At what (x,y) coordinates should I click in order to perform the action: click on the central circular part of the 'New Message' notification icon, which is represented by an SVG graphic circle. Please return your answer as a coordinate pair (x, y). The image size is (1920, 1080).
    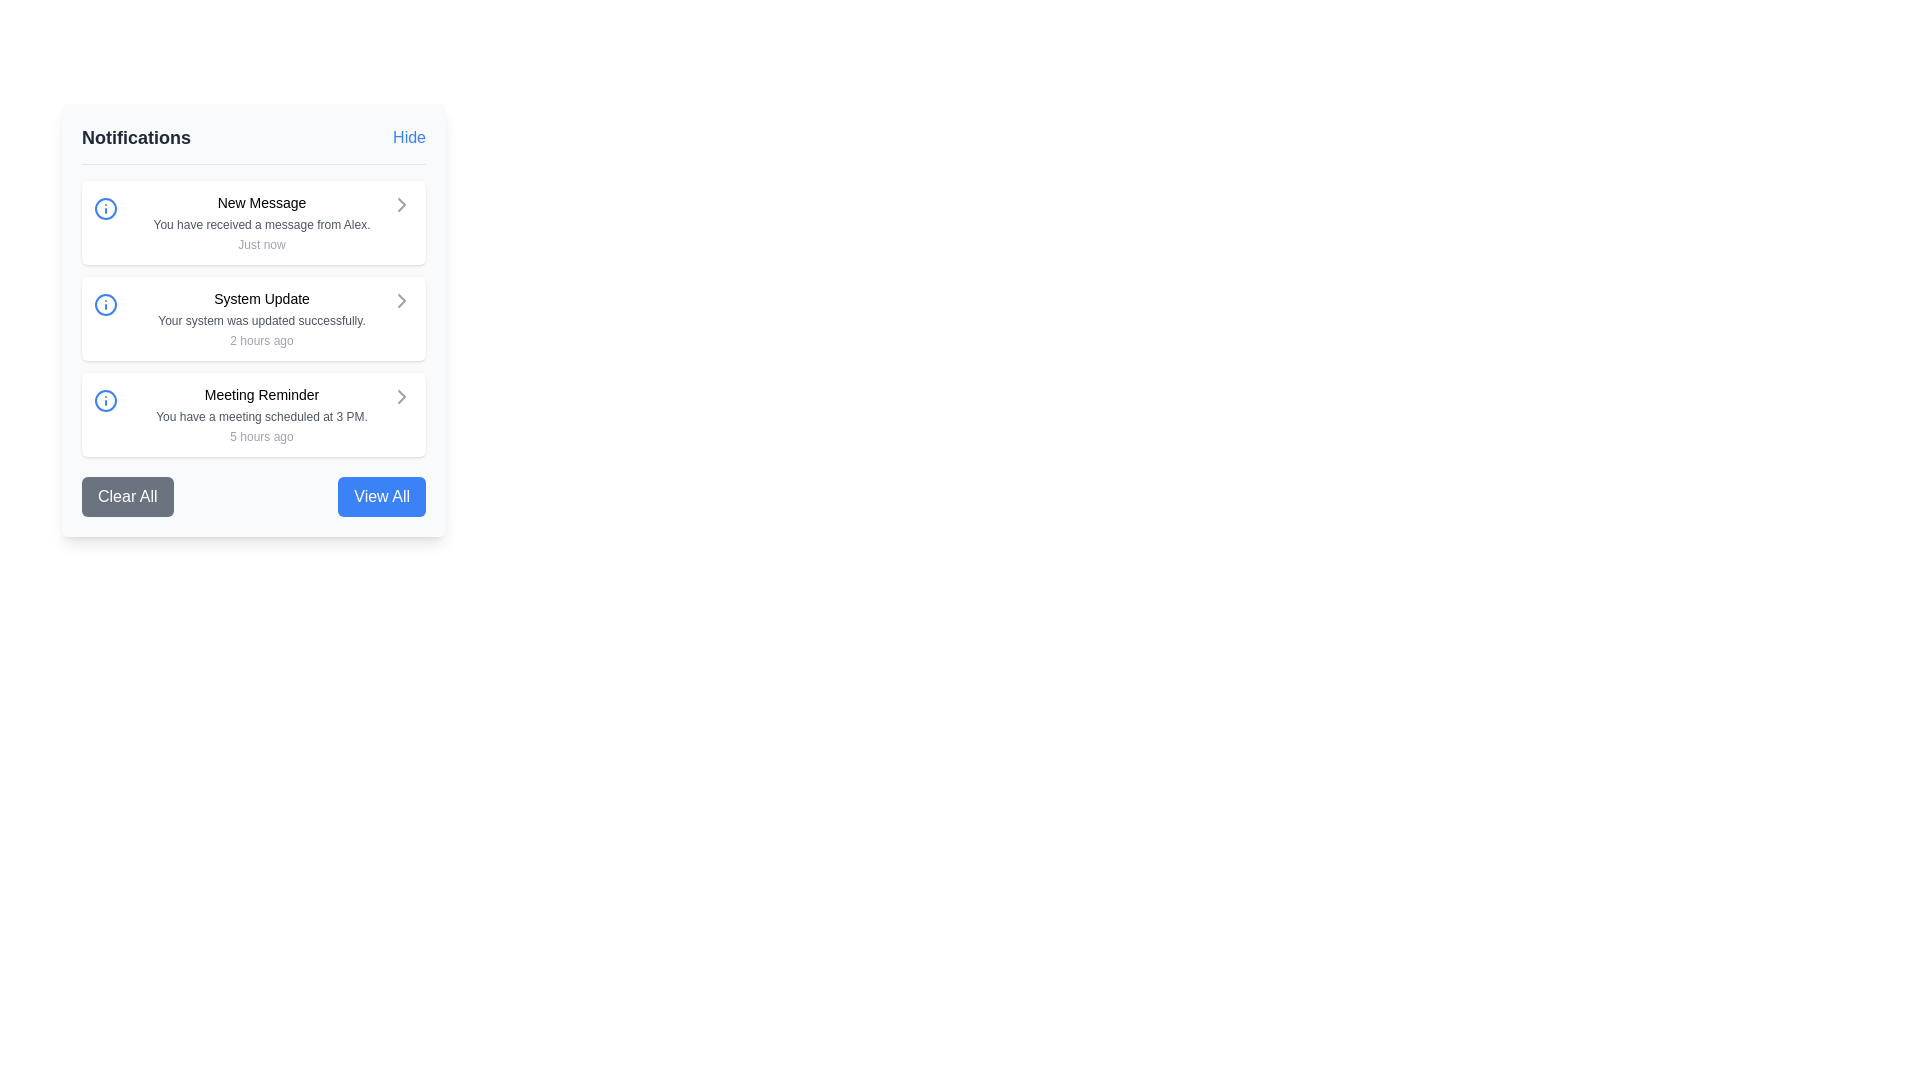
    Looking at the image, I should click on (104, 208).